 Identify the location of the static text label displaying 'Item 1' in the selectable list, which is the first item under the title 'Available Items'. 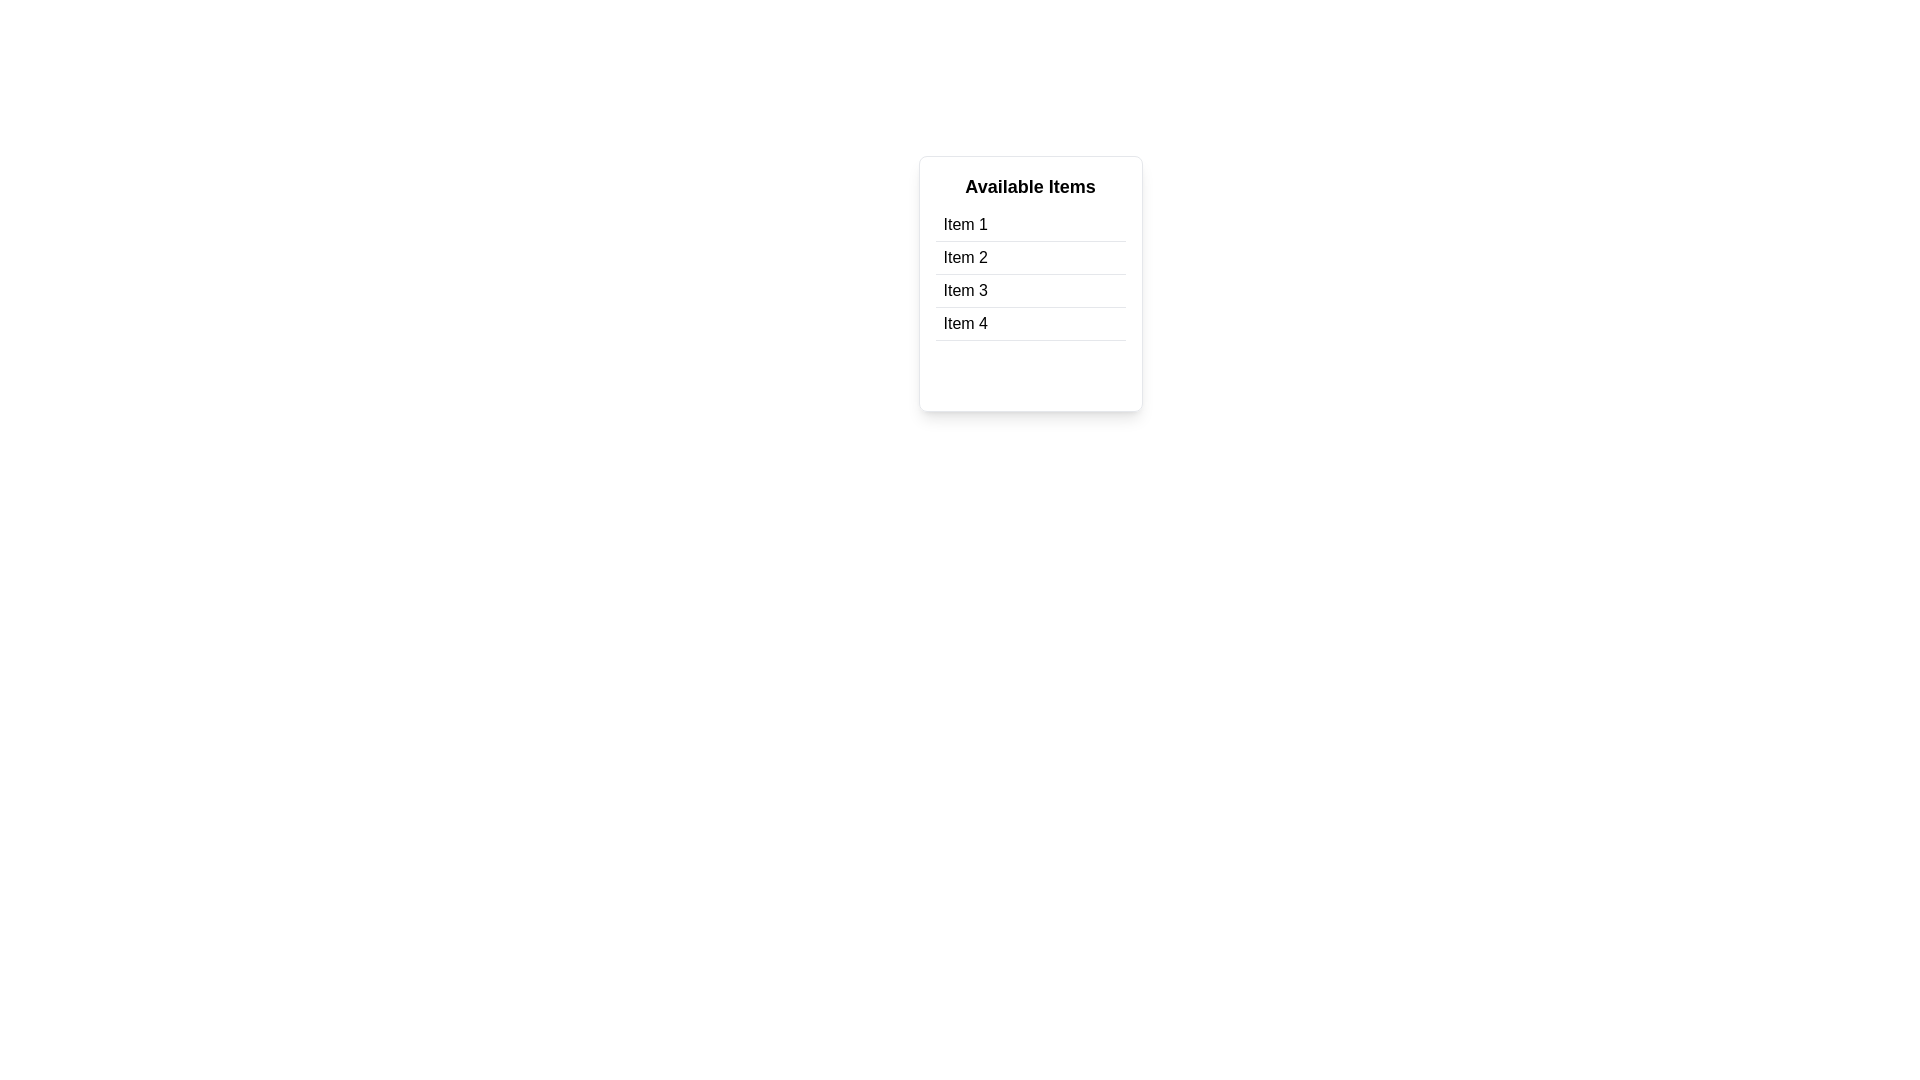
(965, 224).